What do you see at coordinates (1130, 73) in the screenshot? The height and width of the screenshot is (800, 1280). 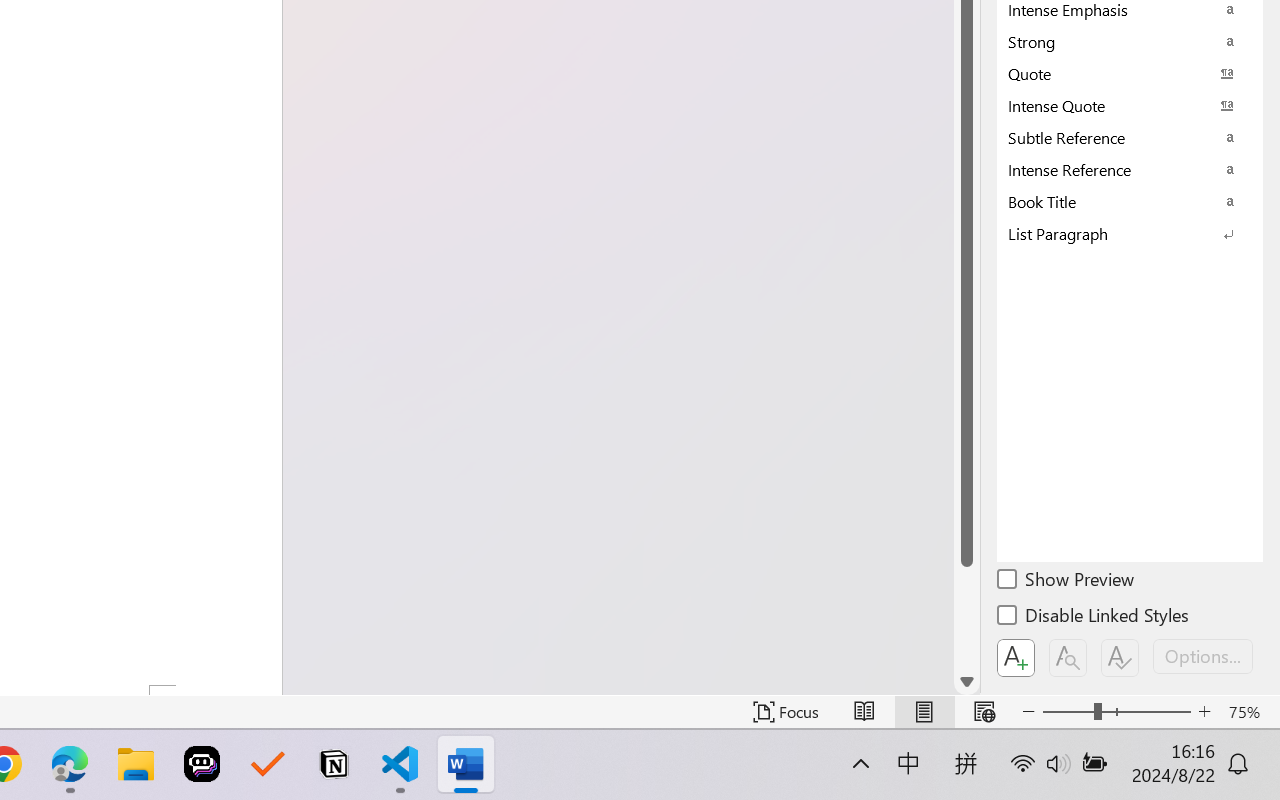 I see `'Quote'` at bounding box center [1130, 73].